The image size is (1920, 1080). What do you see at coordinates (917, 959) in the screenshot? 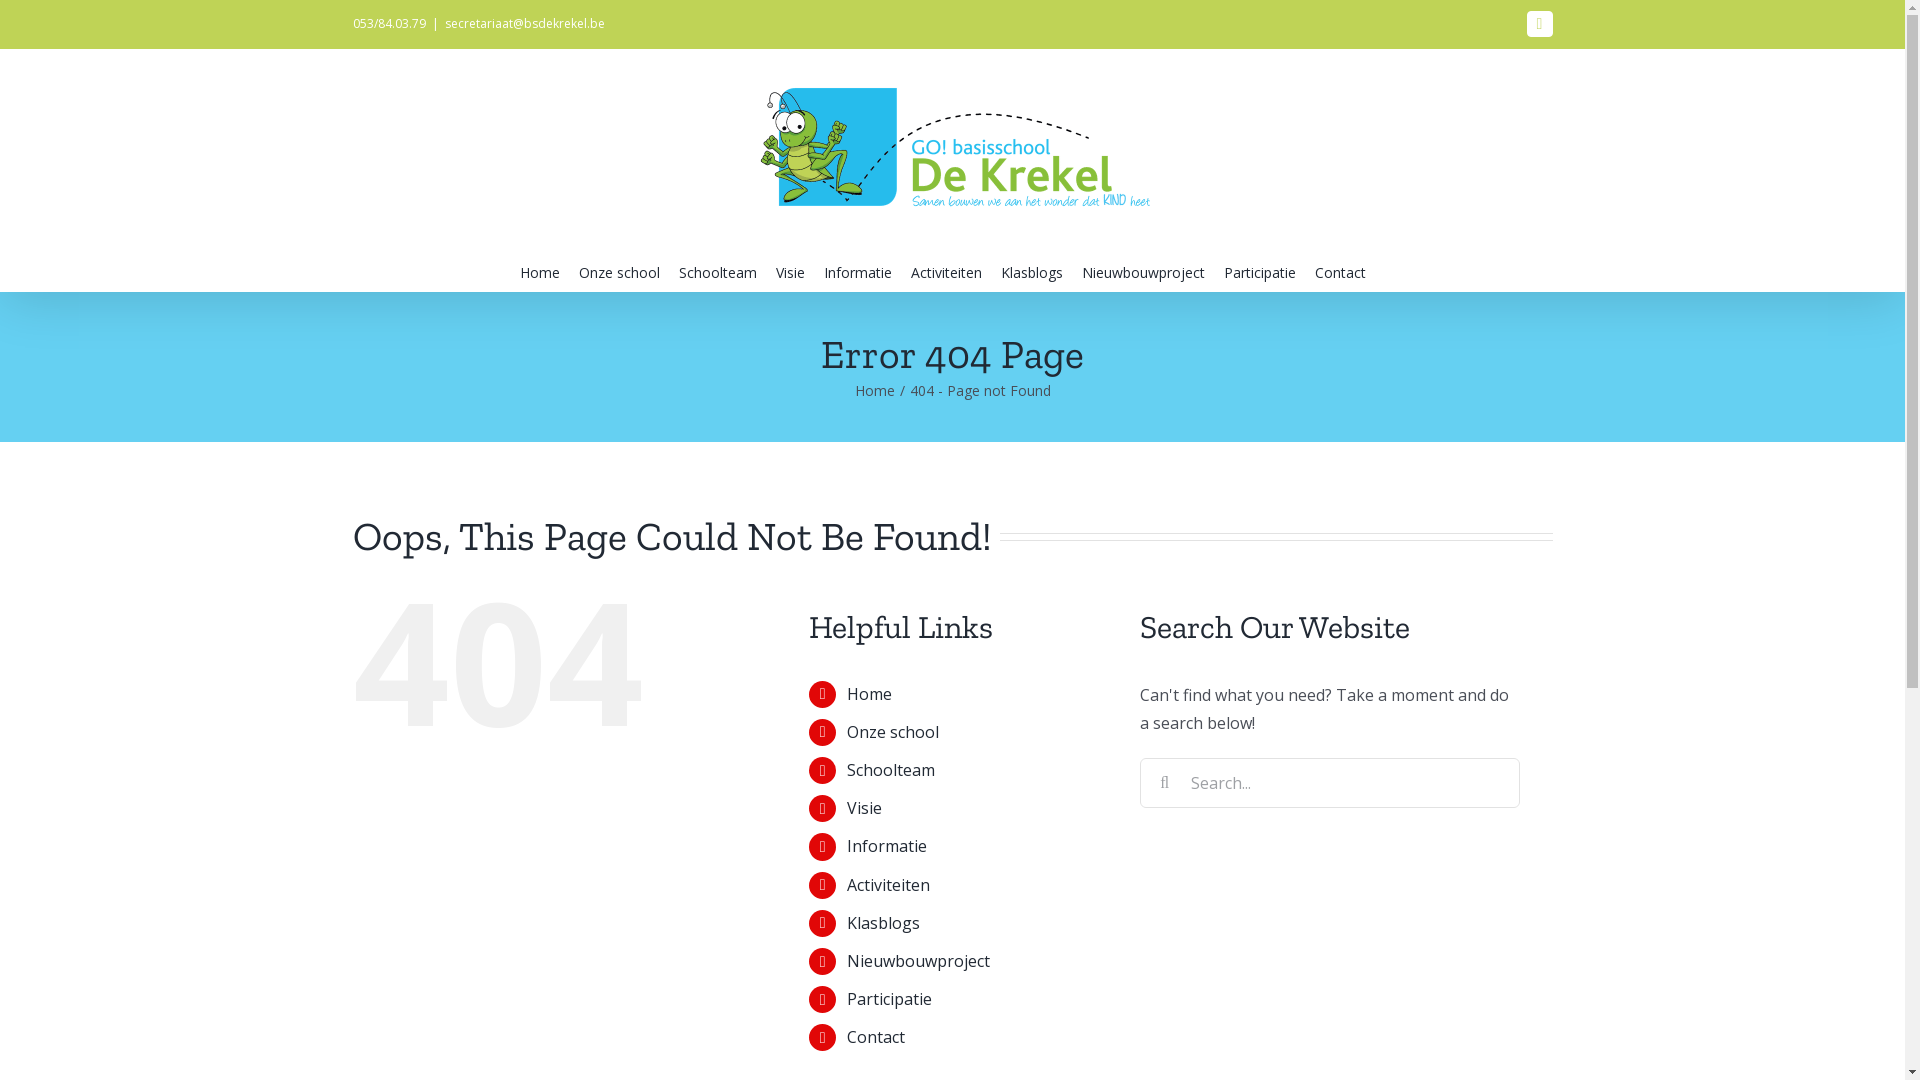
I see `'Nieuwbouwproject'` at bounding box center [917, 959].